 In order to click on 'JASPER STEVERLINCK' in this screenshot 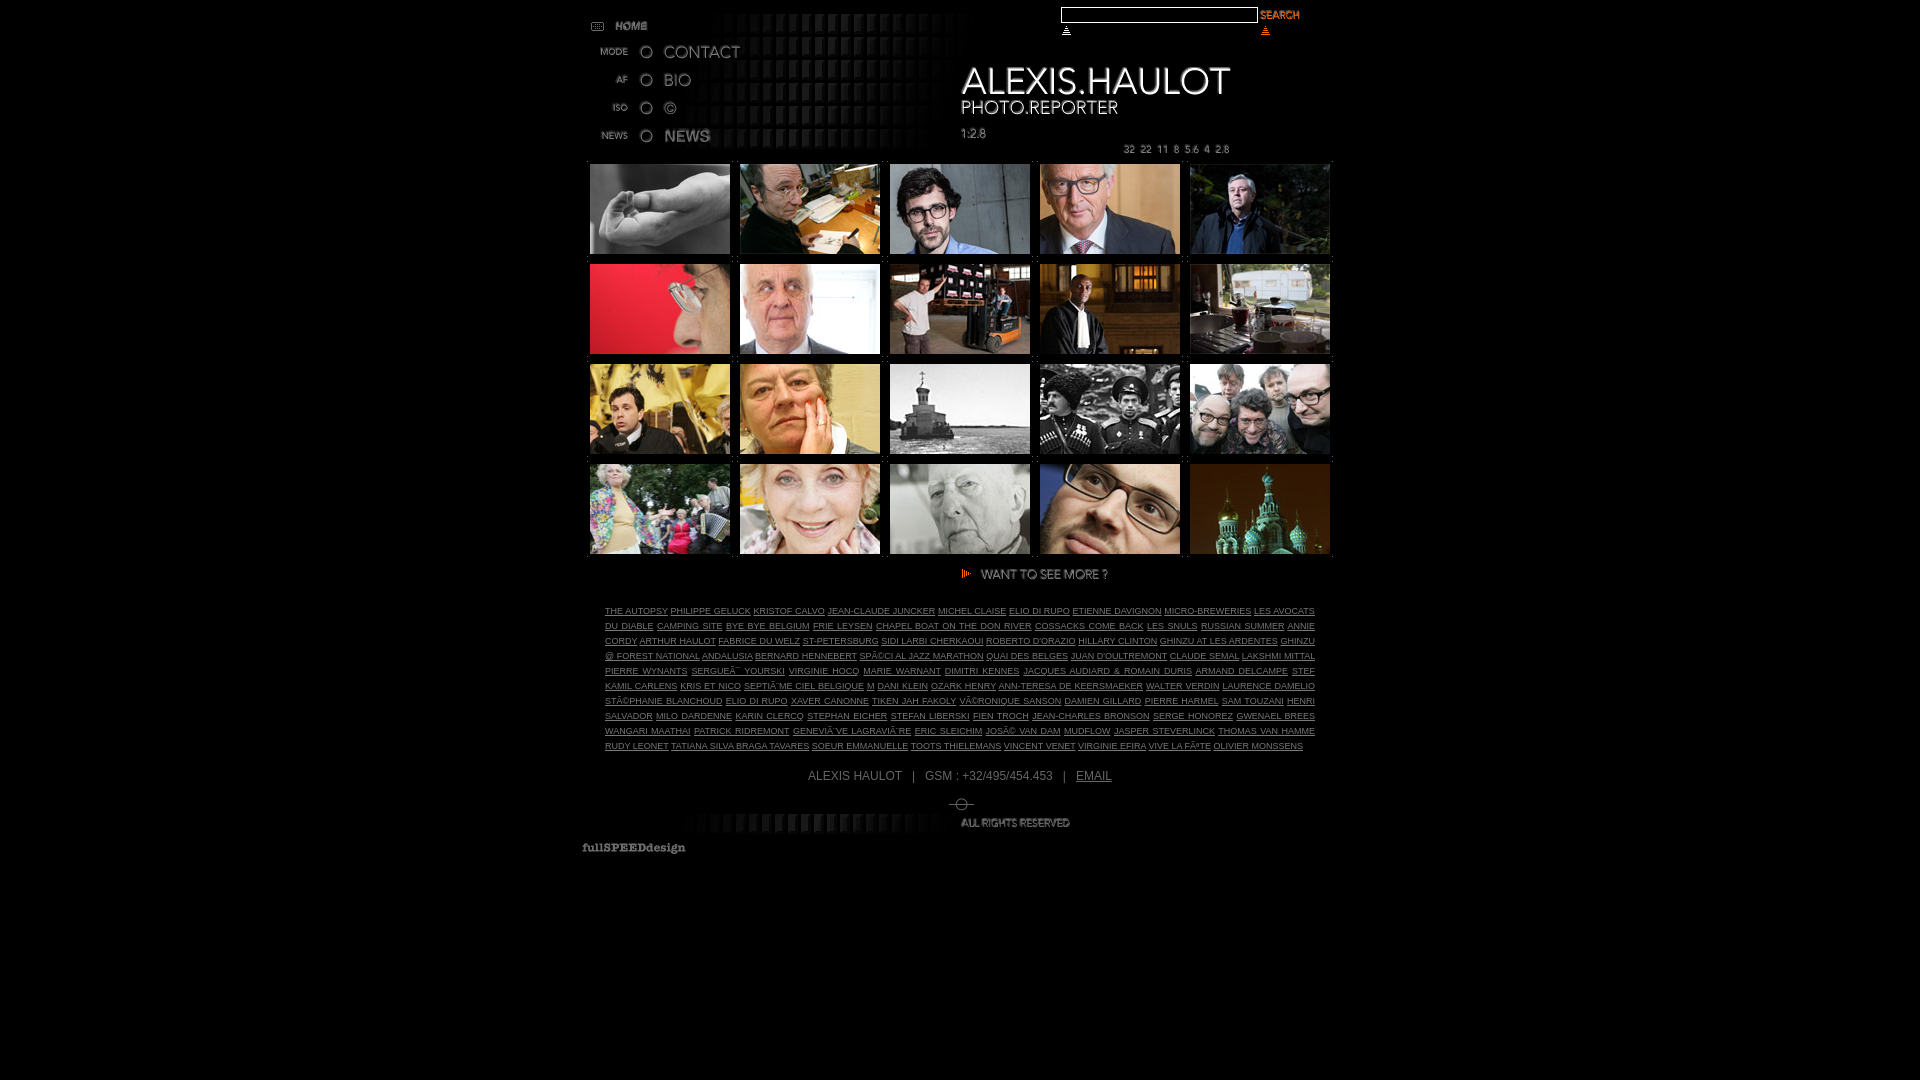, I will do `click(1164, 731)`.